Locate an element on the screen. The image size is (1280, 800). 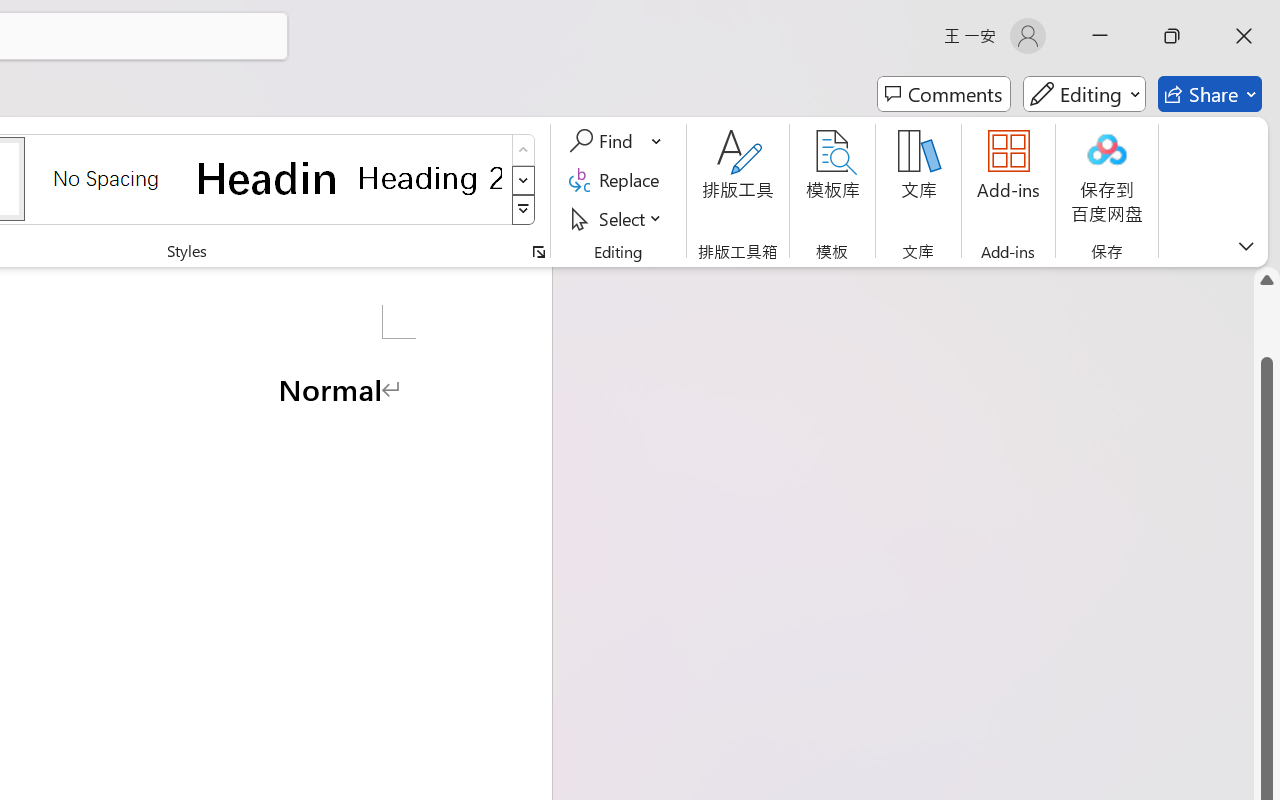
'Select' is located at coordinates (617, 218).